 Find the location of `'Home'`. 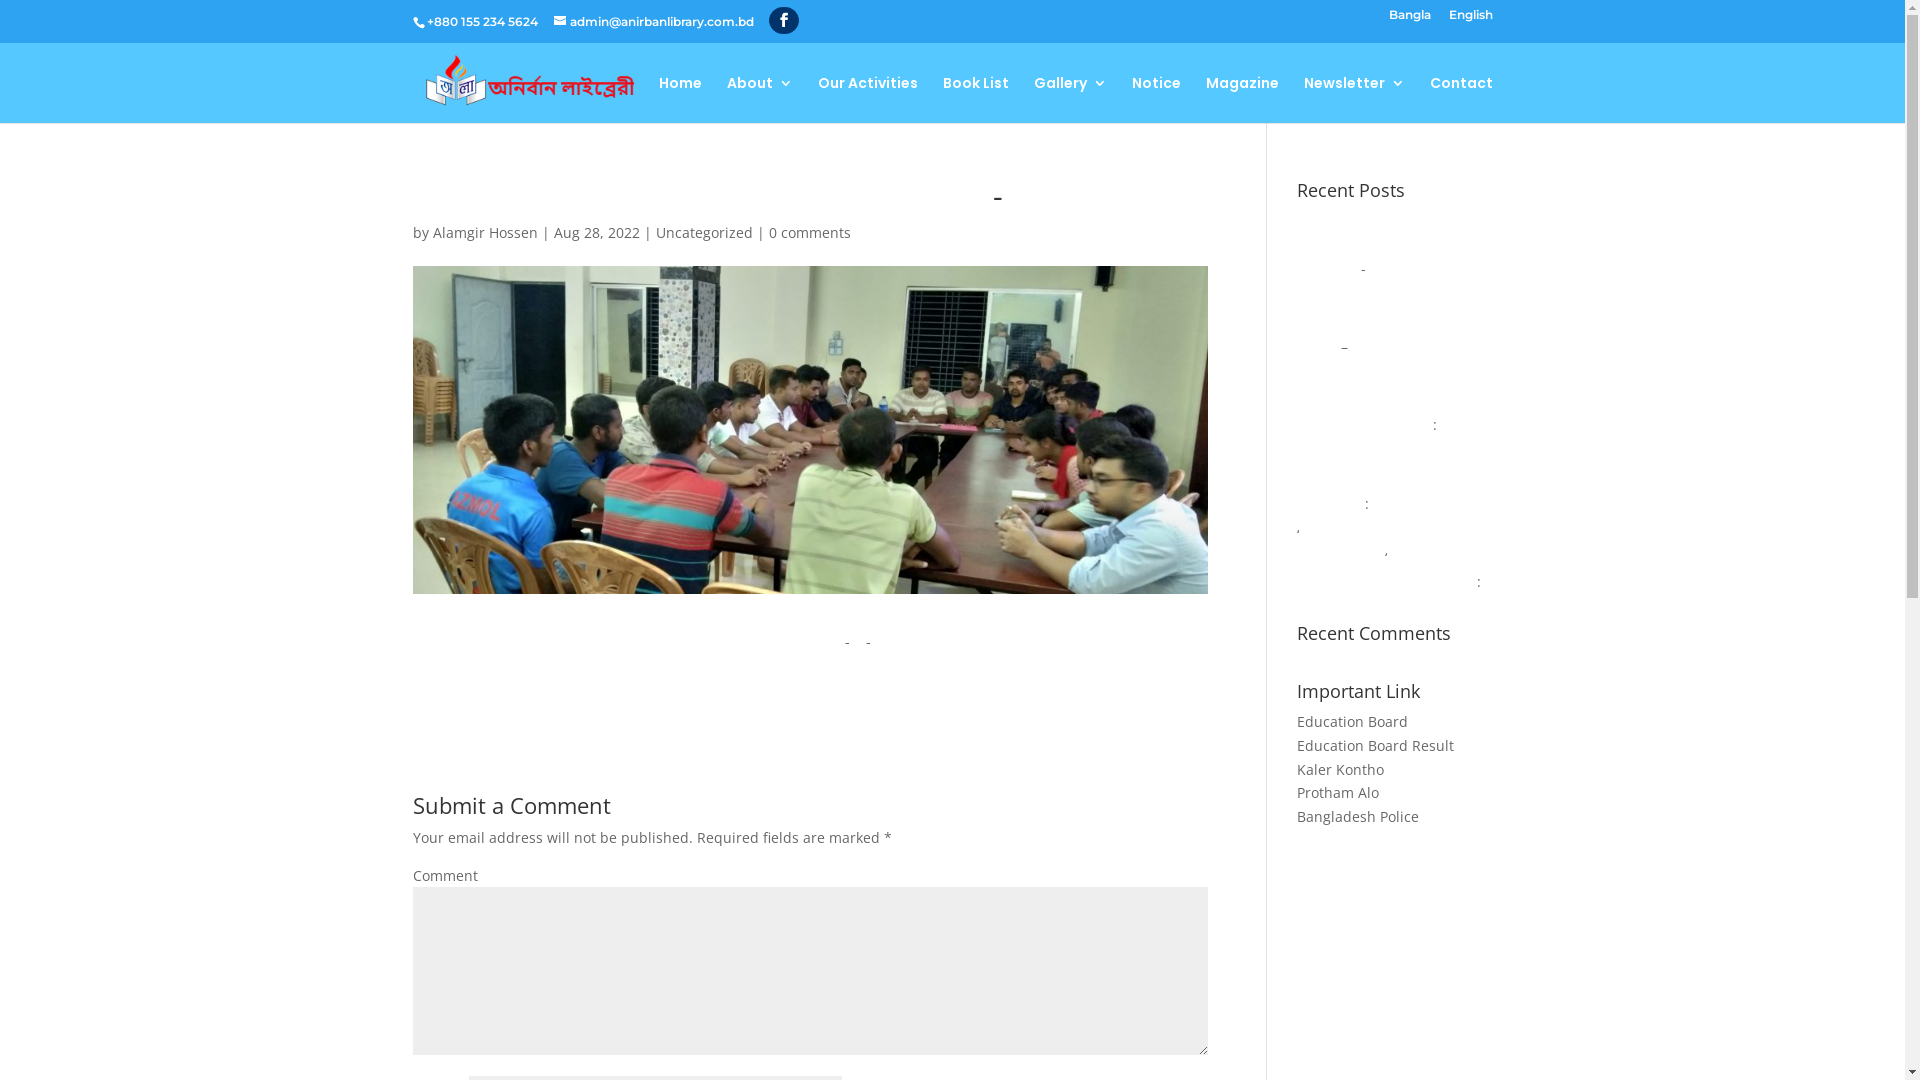

'Home' is located at coordinates (679, 99).